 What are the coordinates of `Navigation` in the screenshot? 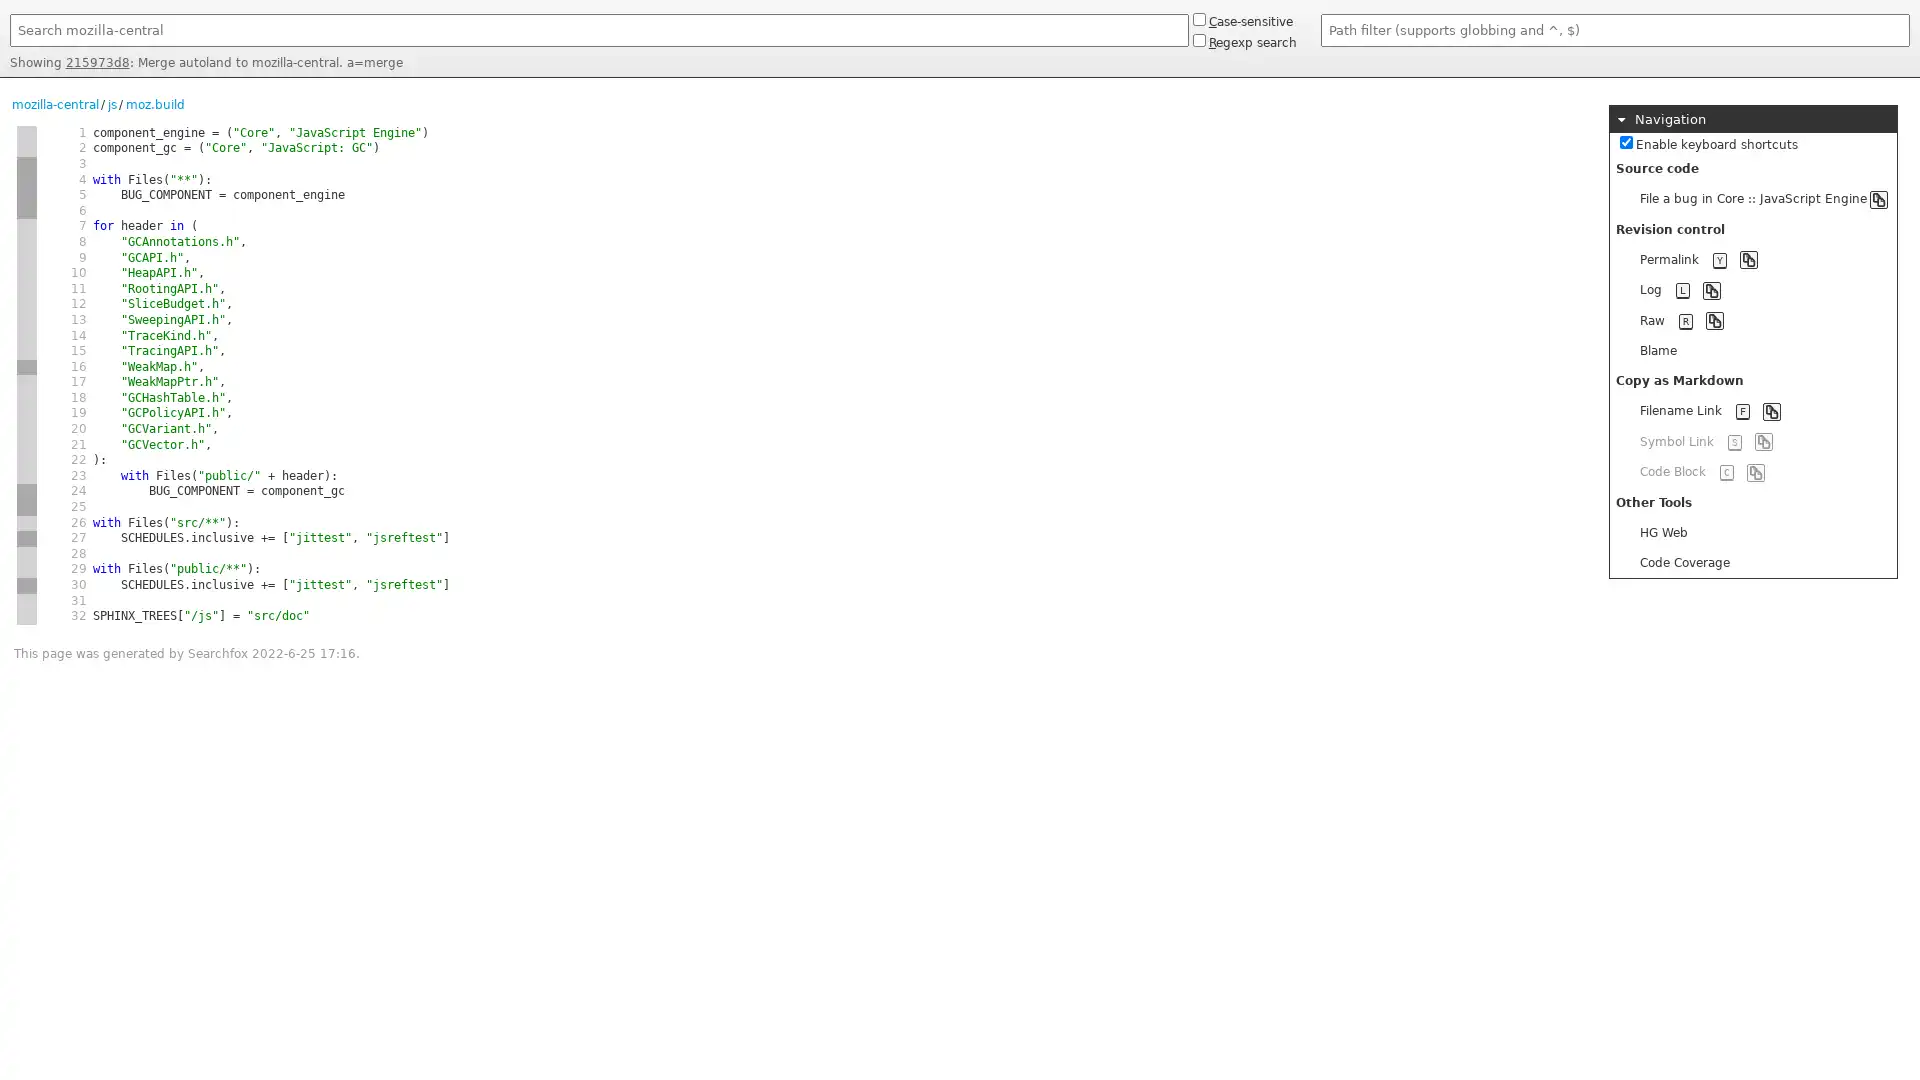 It's located at (1752, 119).